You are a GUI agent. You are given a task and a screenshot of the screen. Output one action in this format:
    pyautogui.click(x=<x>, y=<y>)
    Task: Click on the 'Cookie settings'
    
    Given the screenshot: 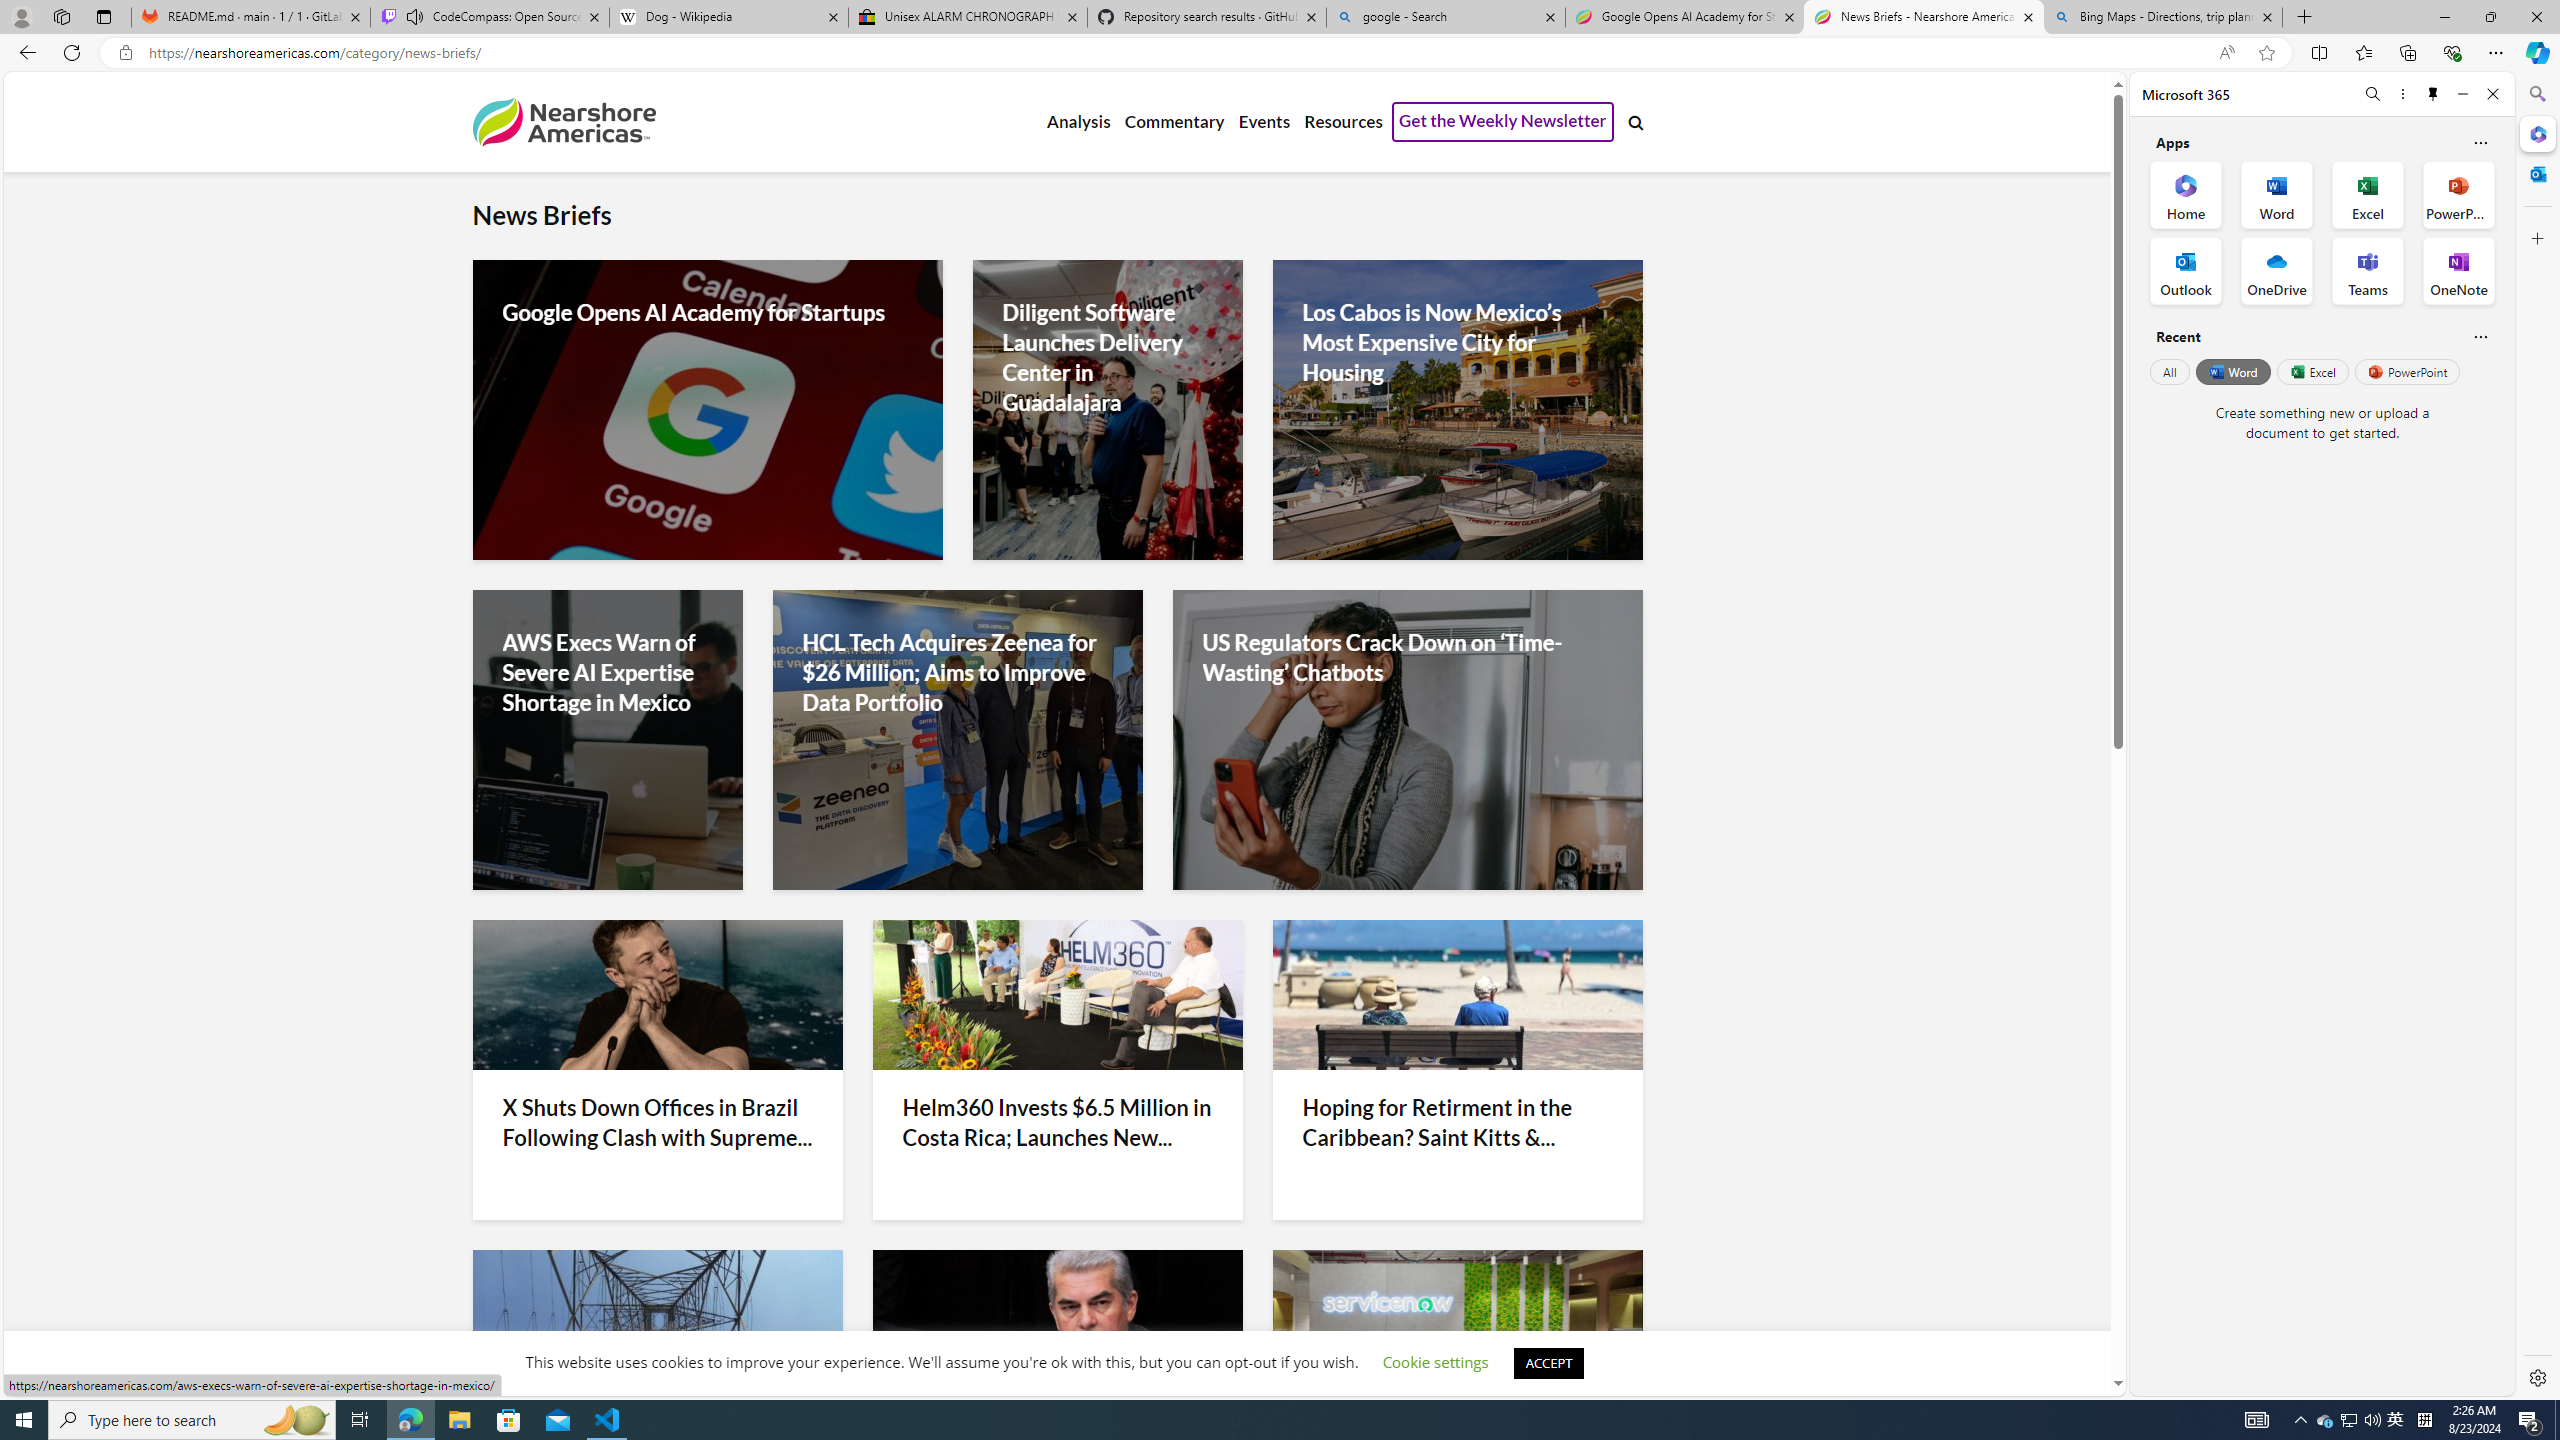 What is the action you would take?
    pyautogui.click(x=1435, y=1362)
    